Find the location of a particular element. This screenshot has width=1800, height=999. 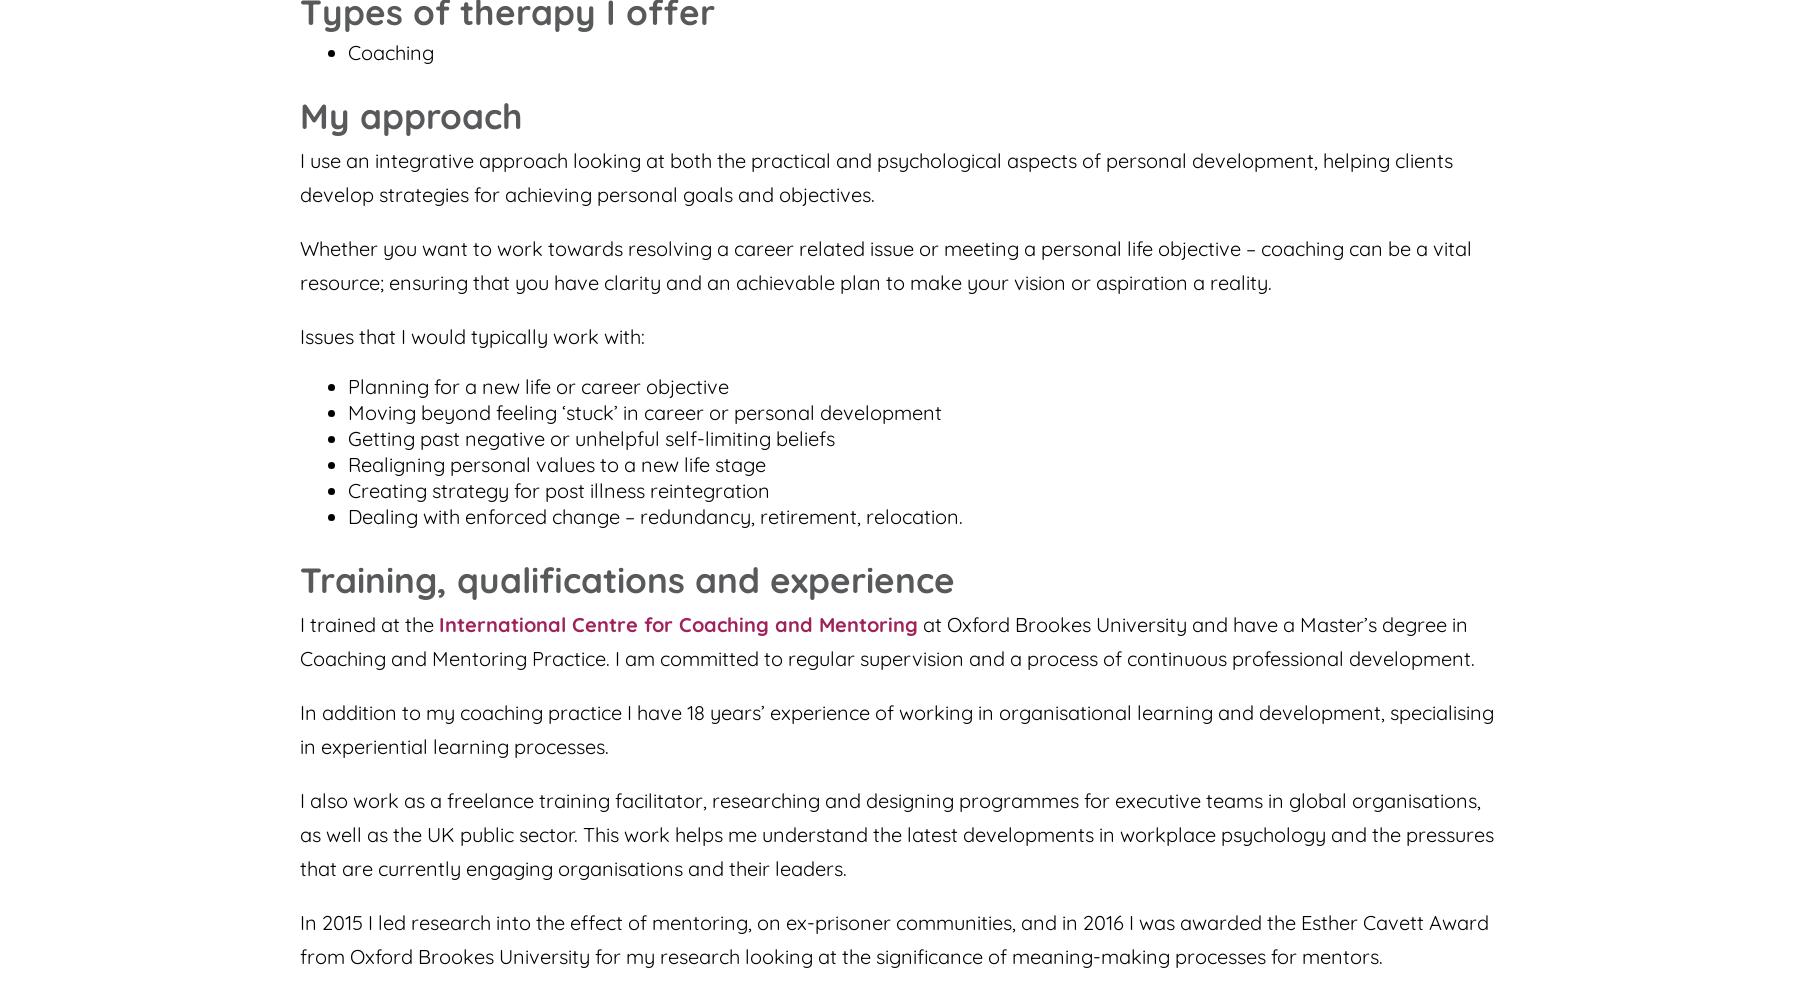

'My approach' is located at coordinates (411, 115).